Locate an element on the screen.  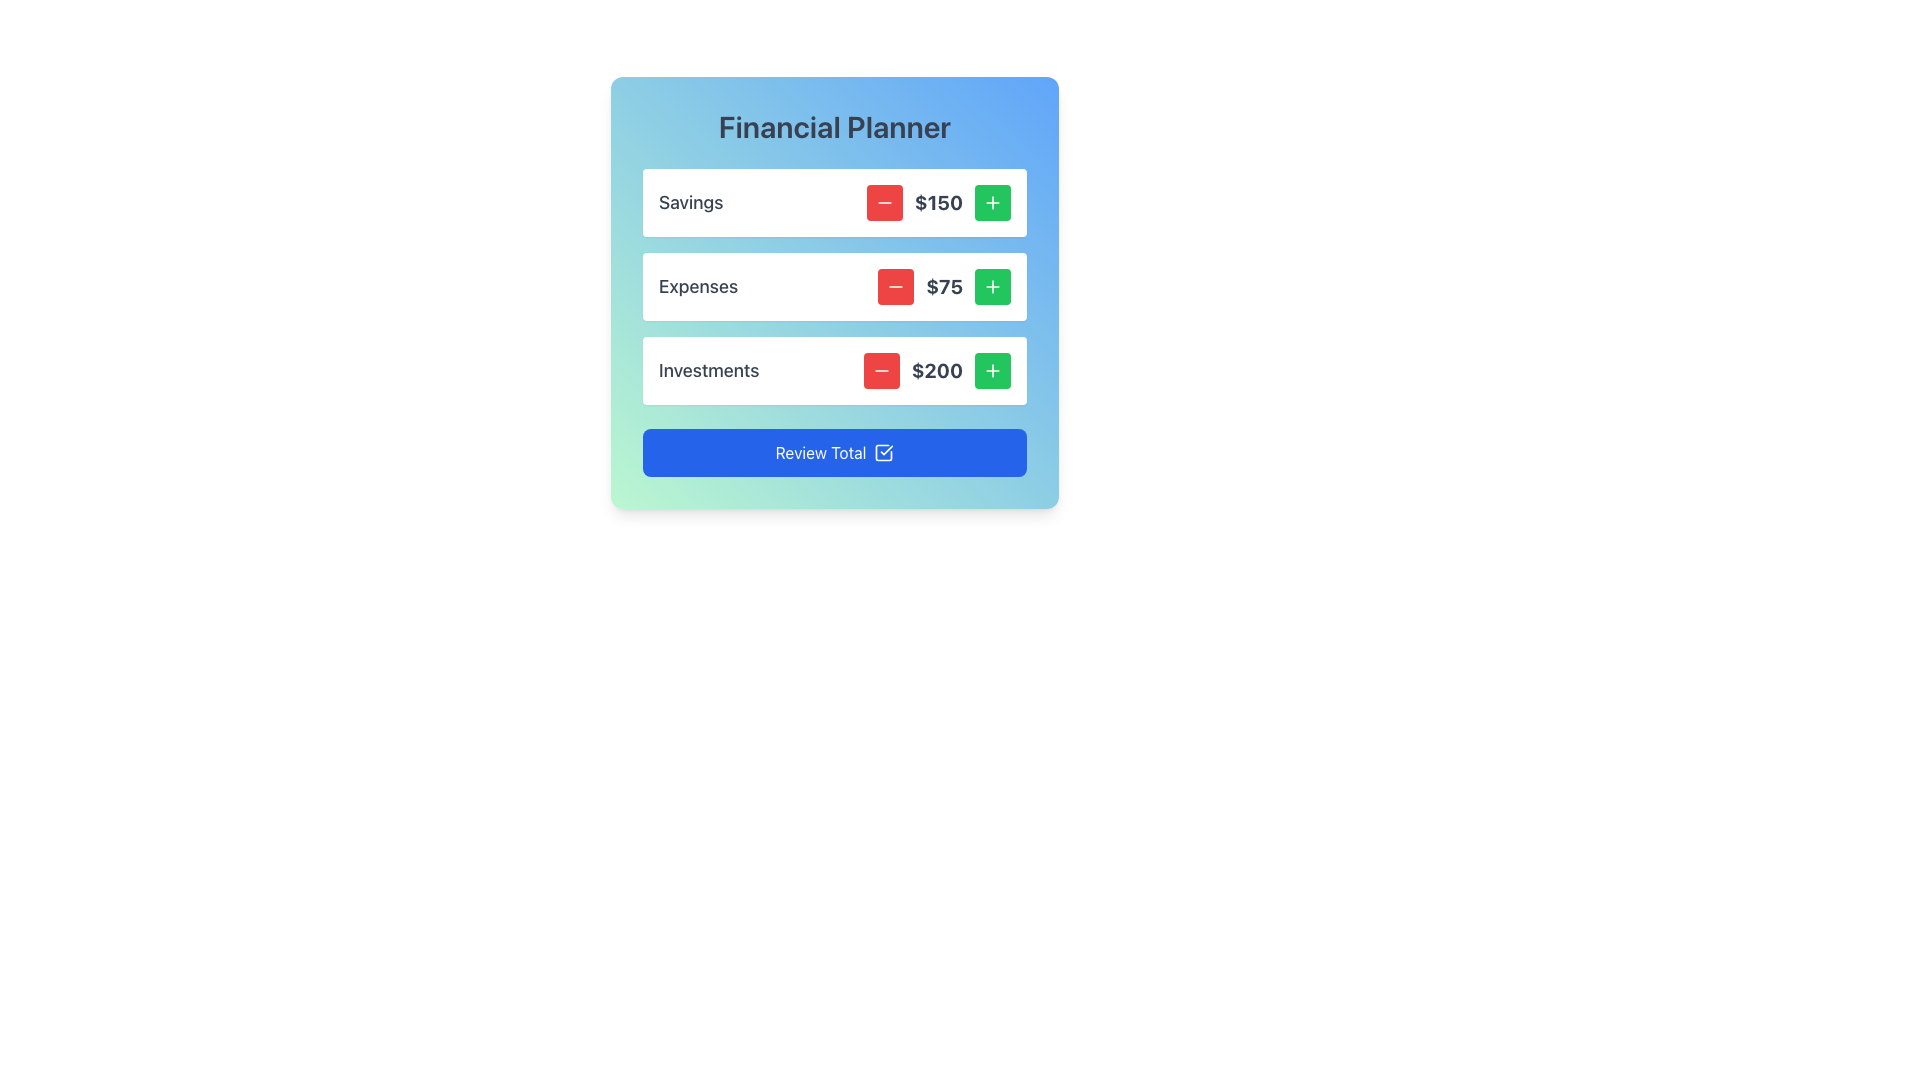
the green button with rounded corners and a plus icon located near the right-hand side of the '$150' Savings row is located at coordinates (993, 203).